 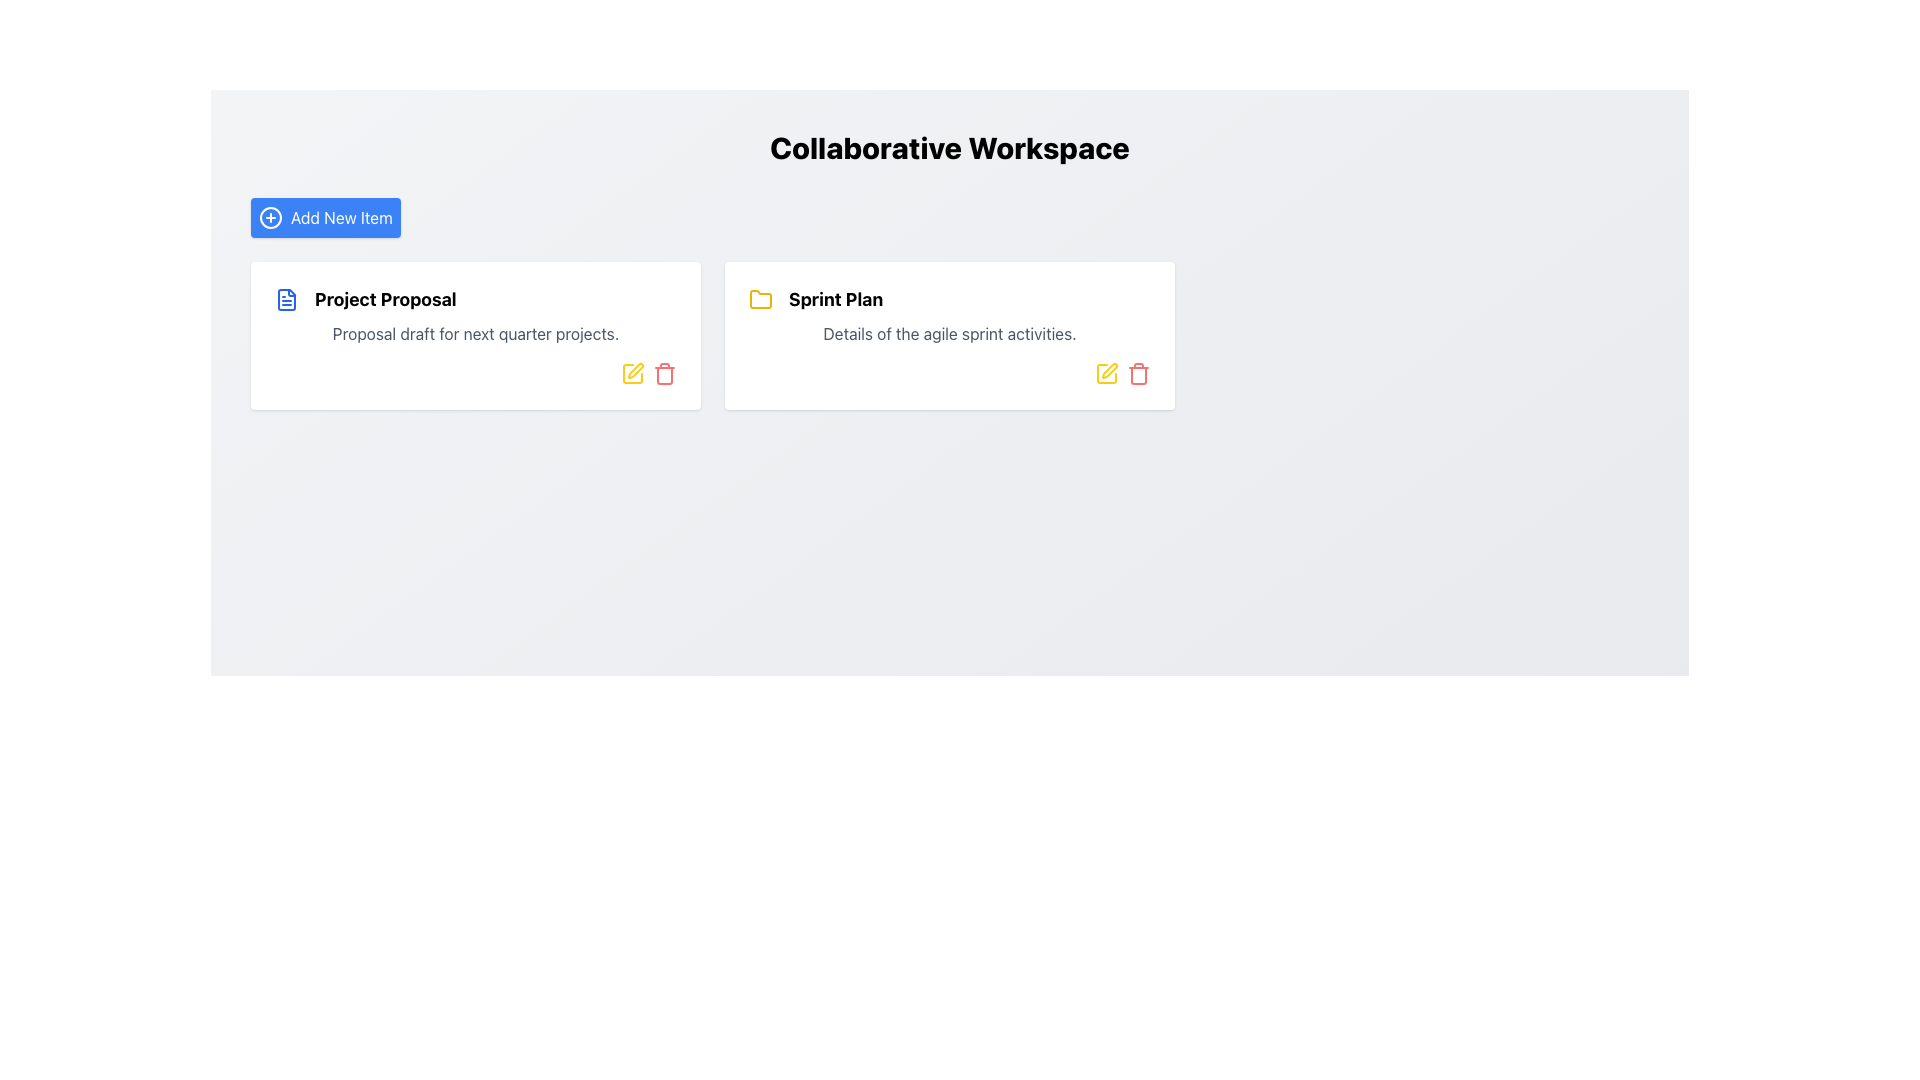 What do you see at coordinates (474, 334) in the screenshot?
I see `the first card in the grid layout, which contains a blue document icon and the text 'Project Proposal'` at bounding box center [474, 334].